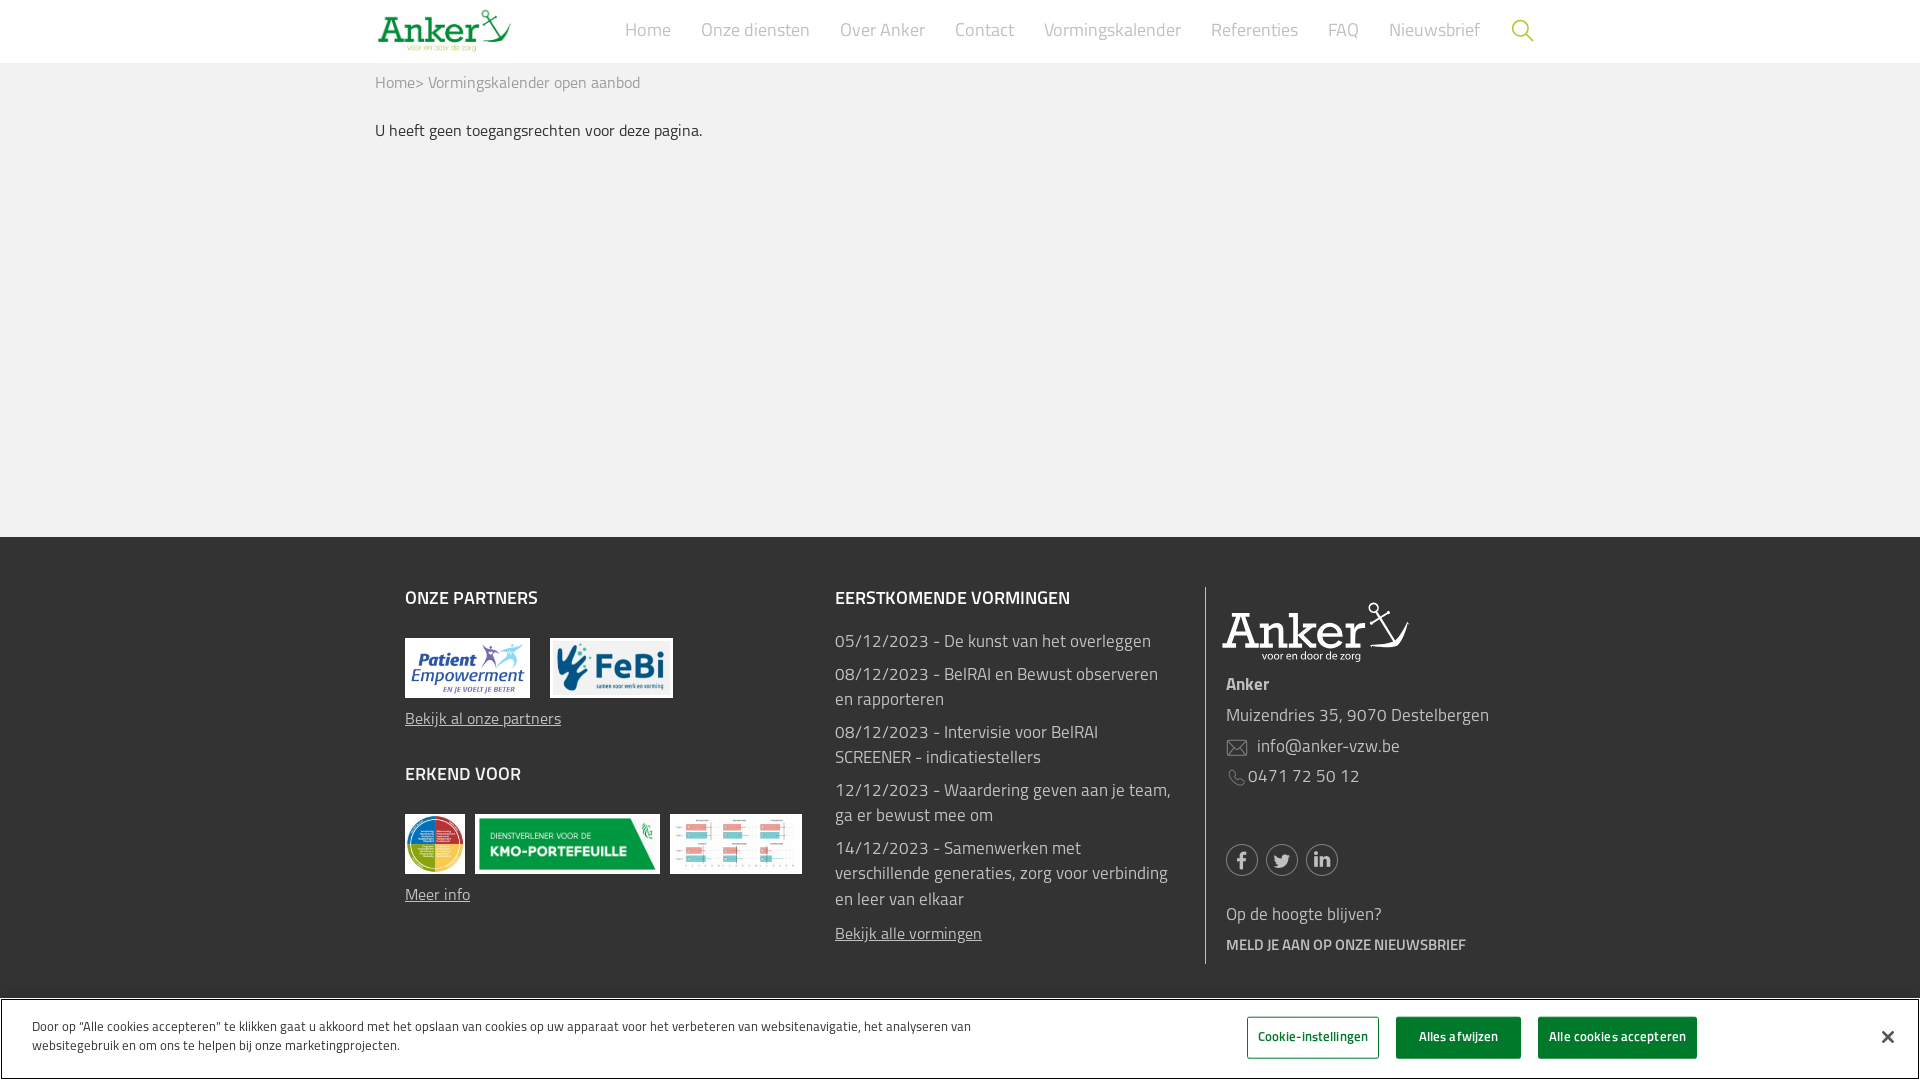  What do you see at coordinates (1224, 945) in the screenshot?
I see `'MELD JE AAN OP ONZE NIEUWSBRIEF'` at bounding box center [1224, 945].